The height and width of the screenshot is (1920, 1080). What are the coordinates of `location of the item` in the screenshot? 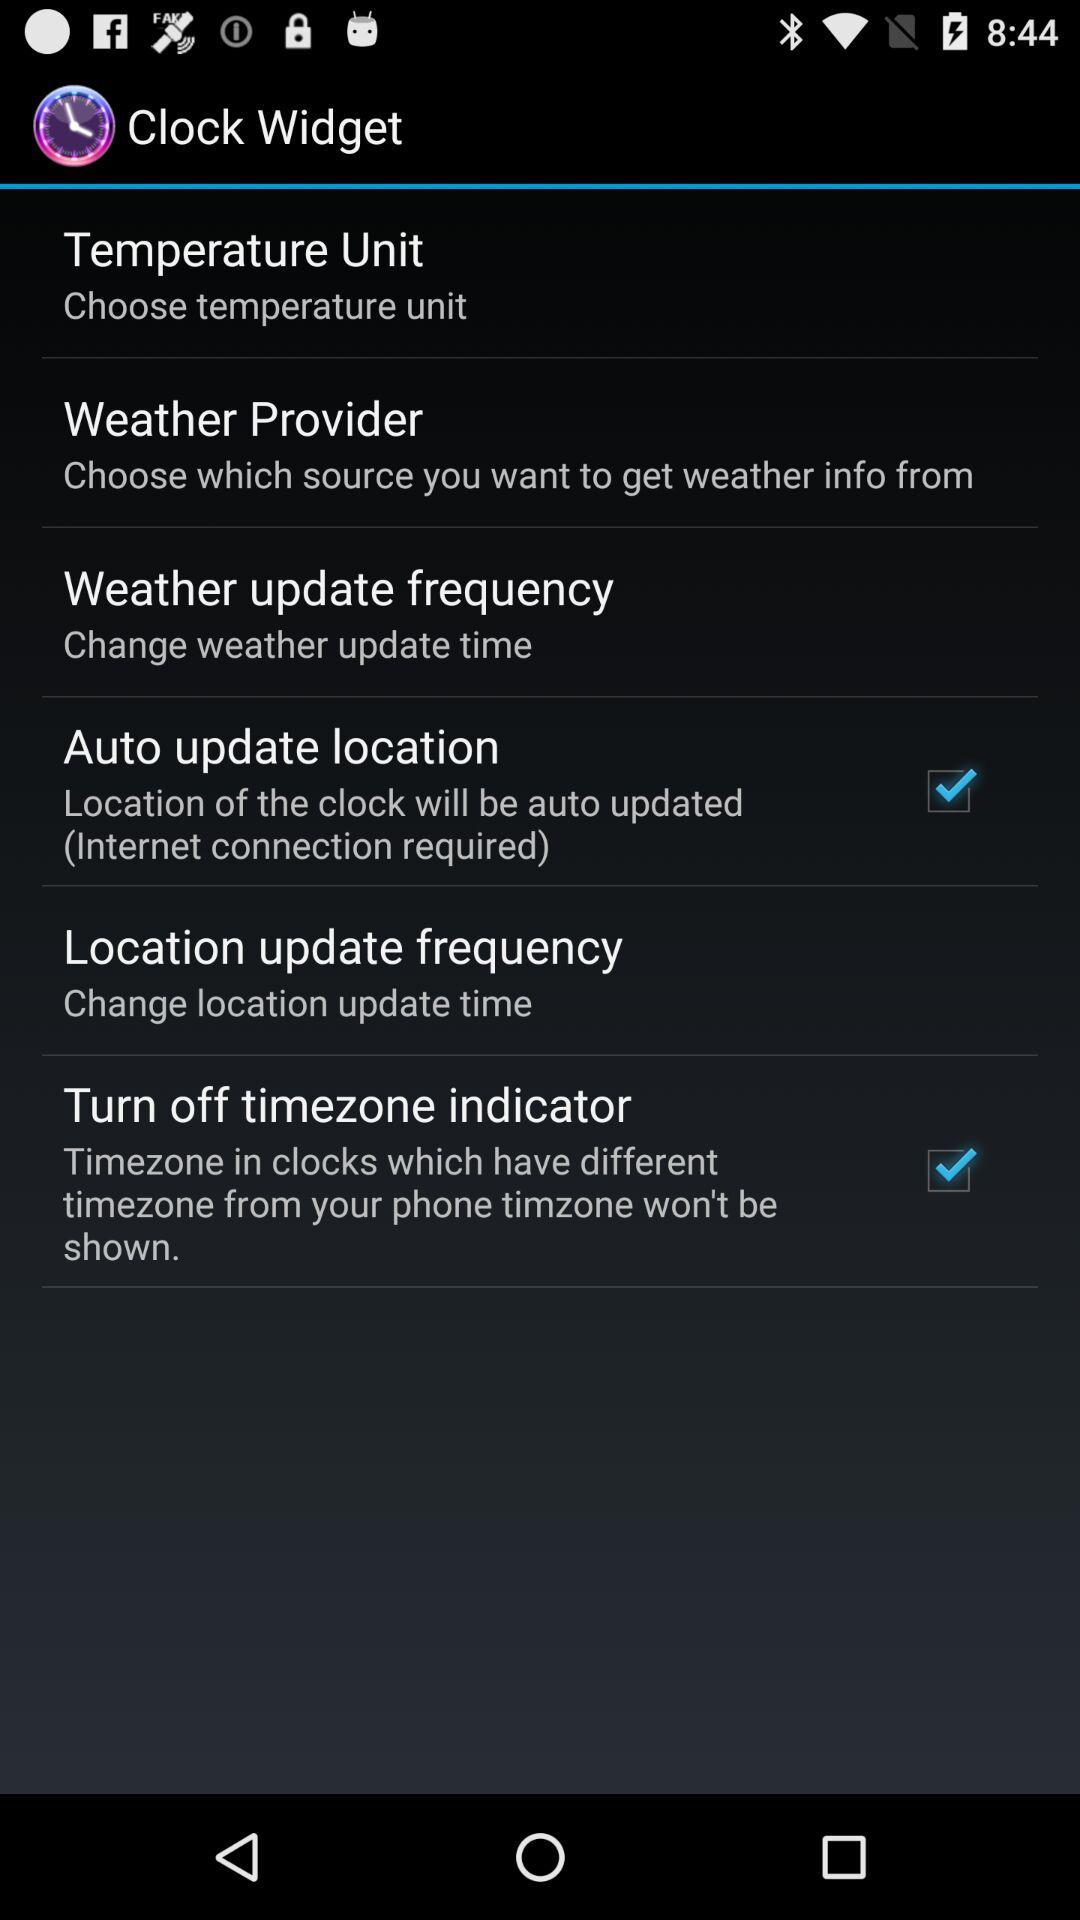 It's located at (463, 823).